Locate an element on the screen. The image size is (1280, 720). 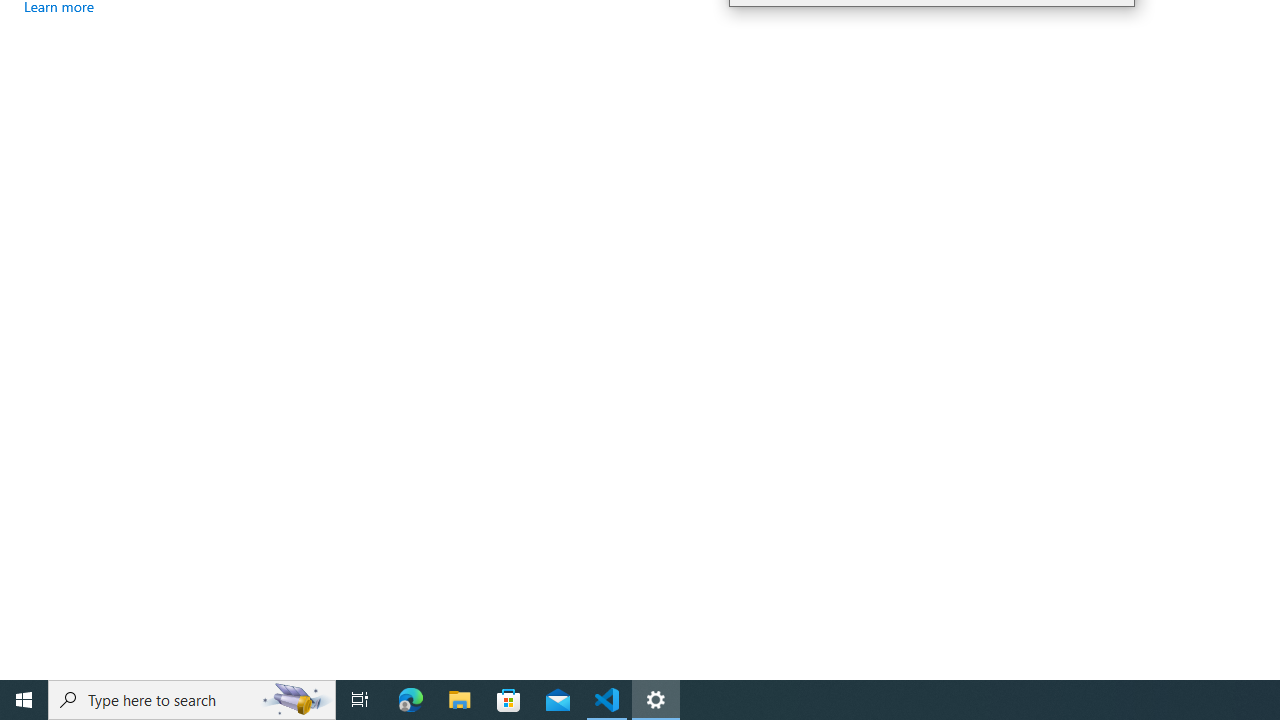
'Task View' is located at coordinates (359, 698).